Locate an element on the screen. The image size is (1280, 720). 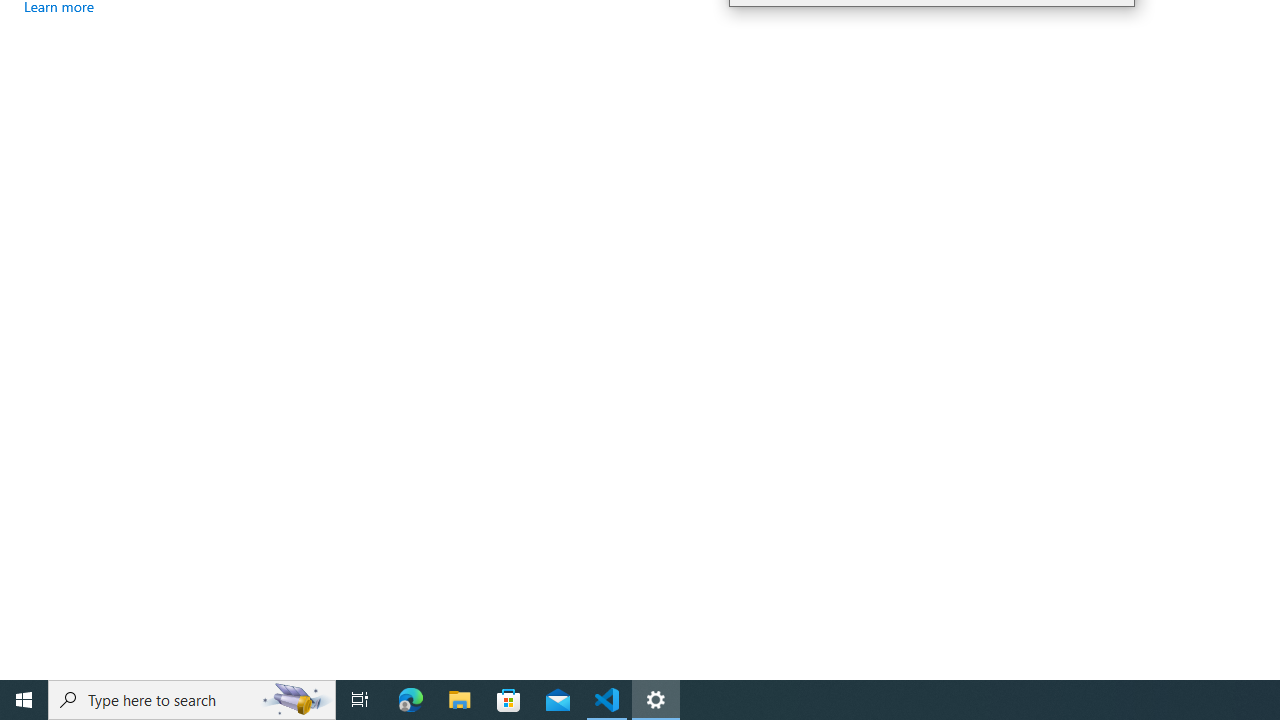
'Task View' is located at coordinates (359, 698).